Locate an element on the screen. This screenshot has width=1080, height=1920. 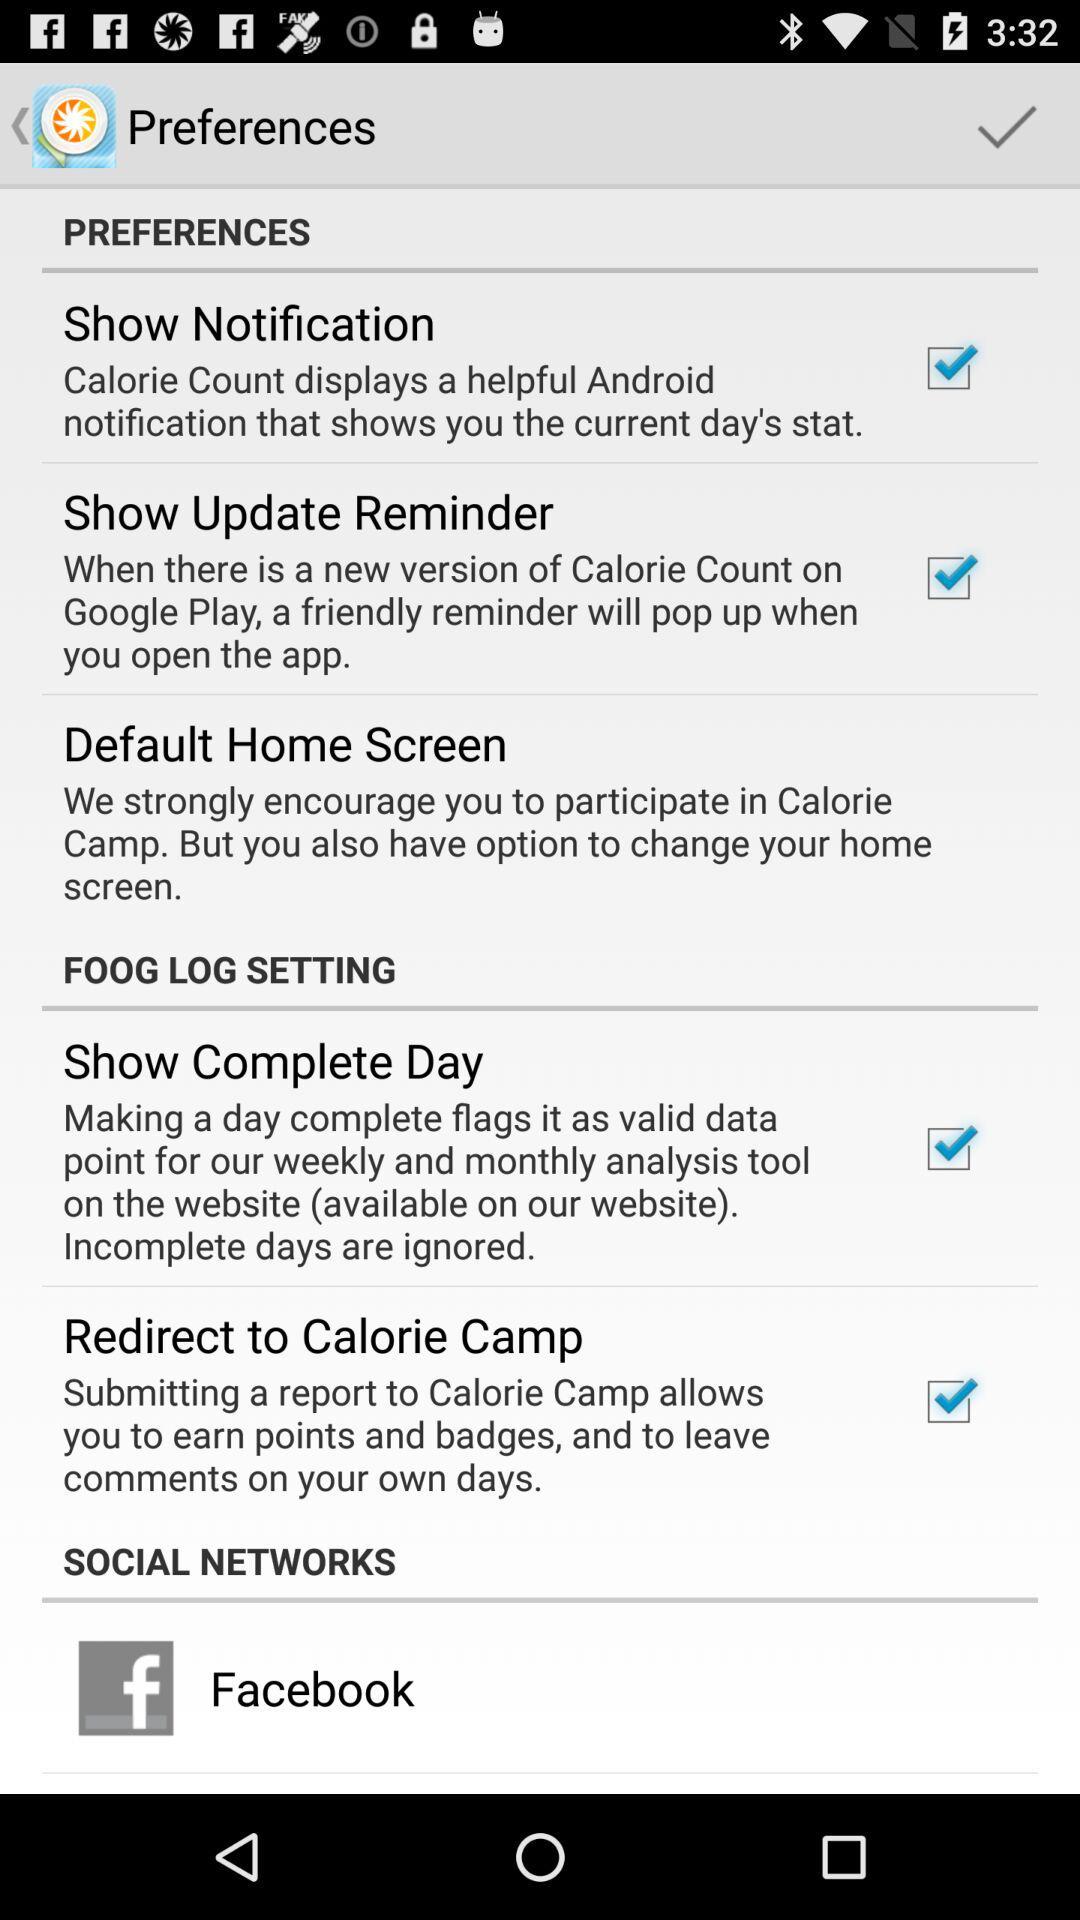
the foog log setting item is located at coordinates (540, 969).